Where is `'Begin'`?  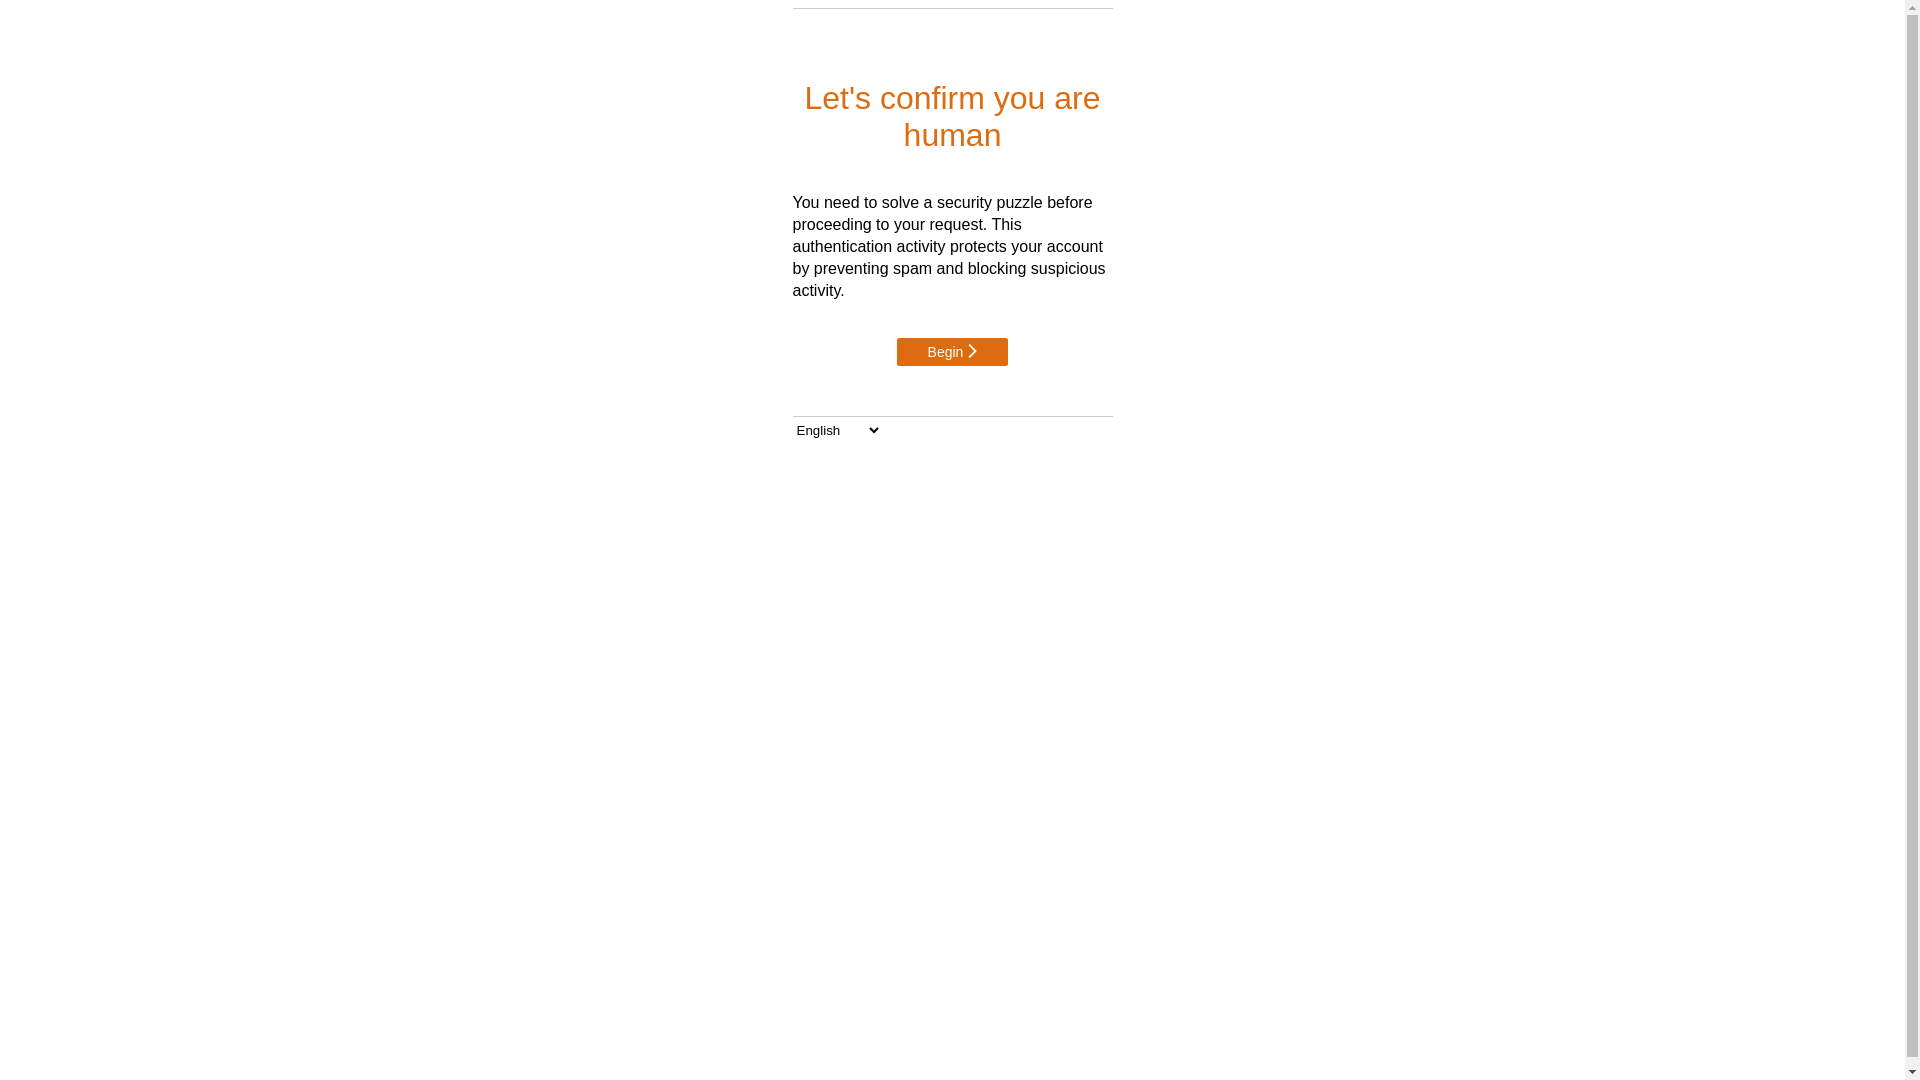 'Begin' is located at coordinates (896, 350).